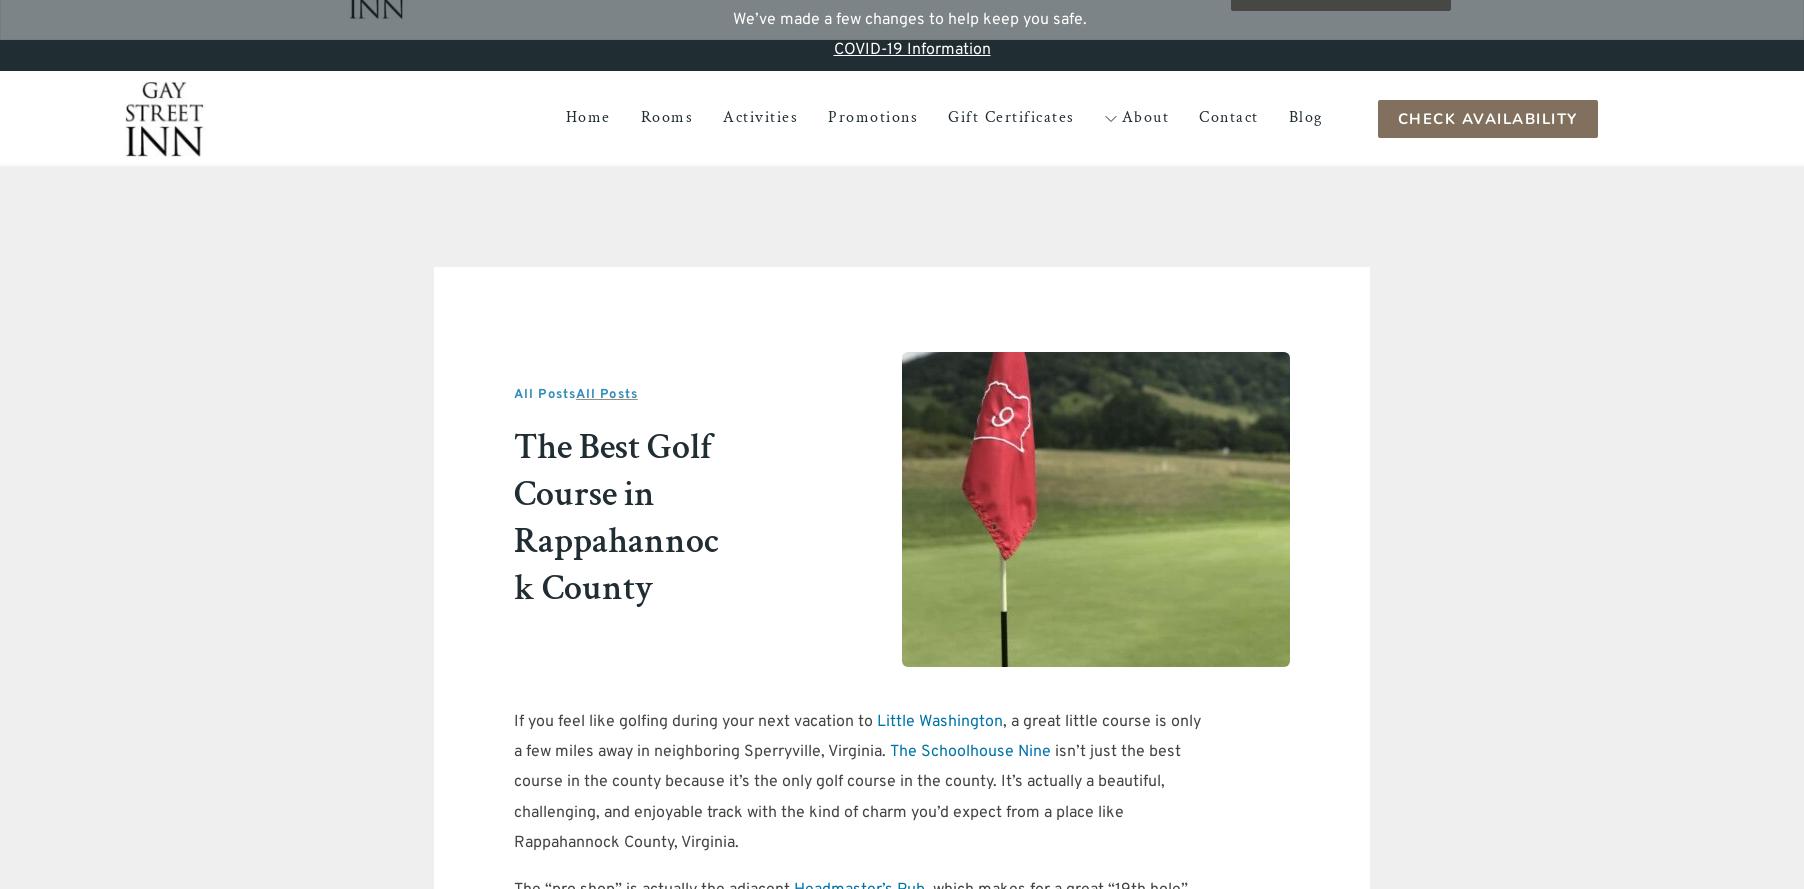 This screenshot has width=1804, height=889. I want to click on 'The Schoolhouse Nine', so click(969, 751).